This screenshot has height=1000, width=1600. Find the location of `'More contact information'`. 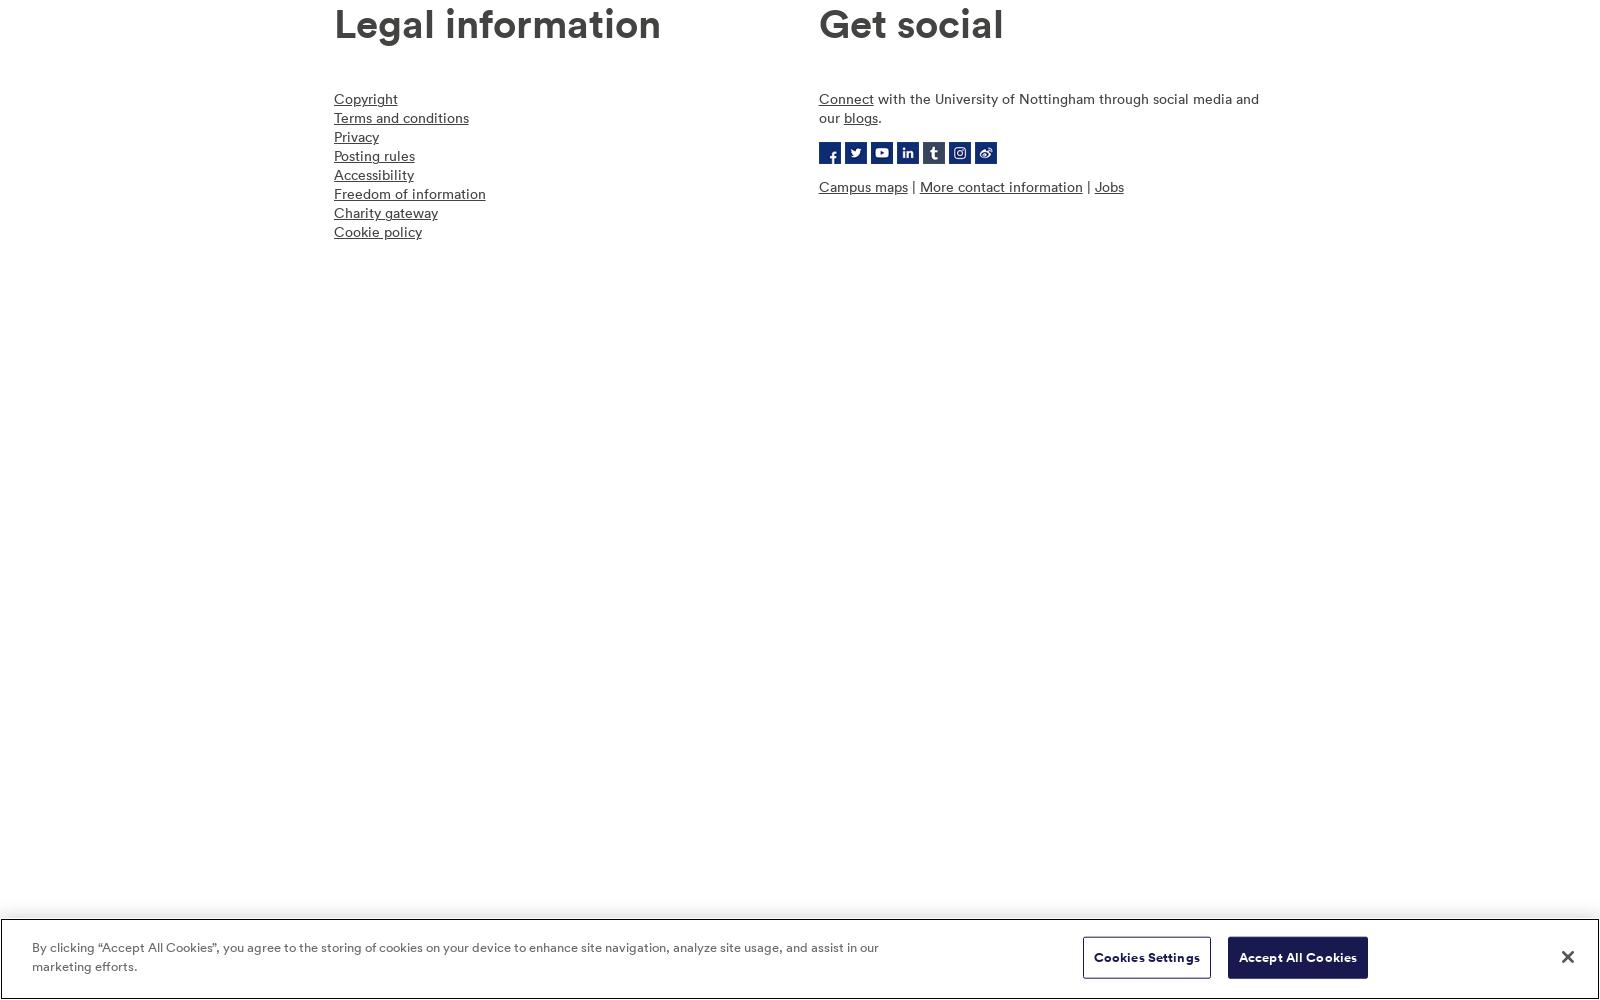

'More contact information' is located at coordinates (918, 186).